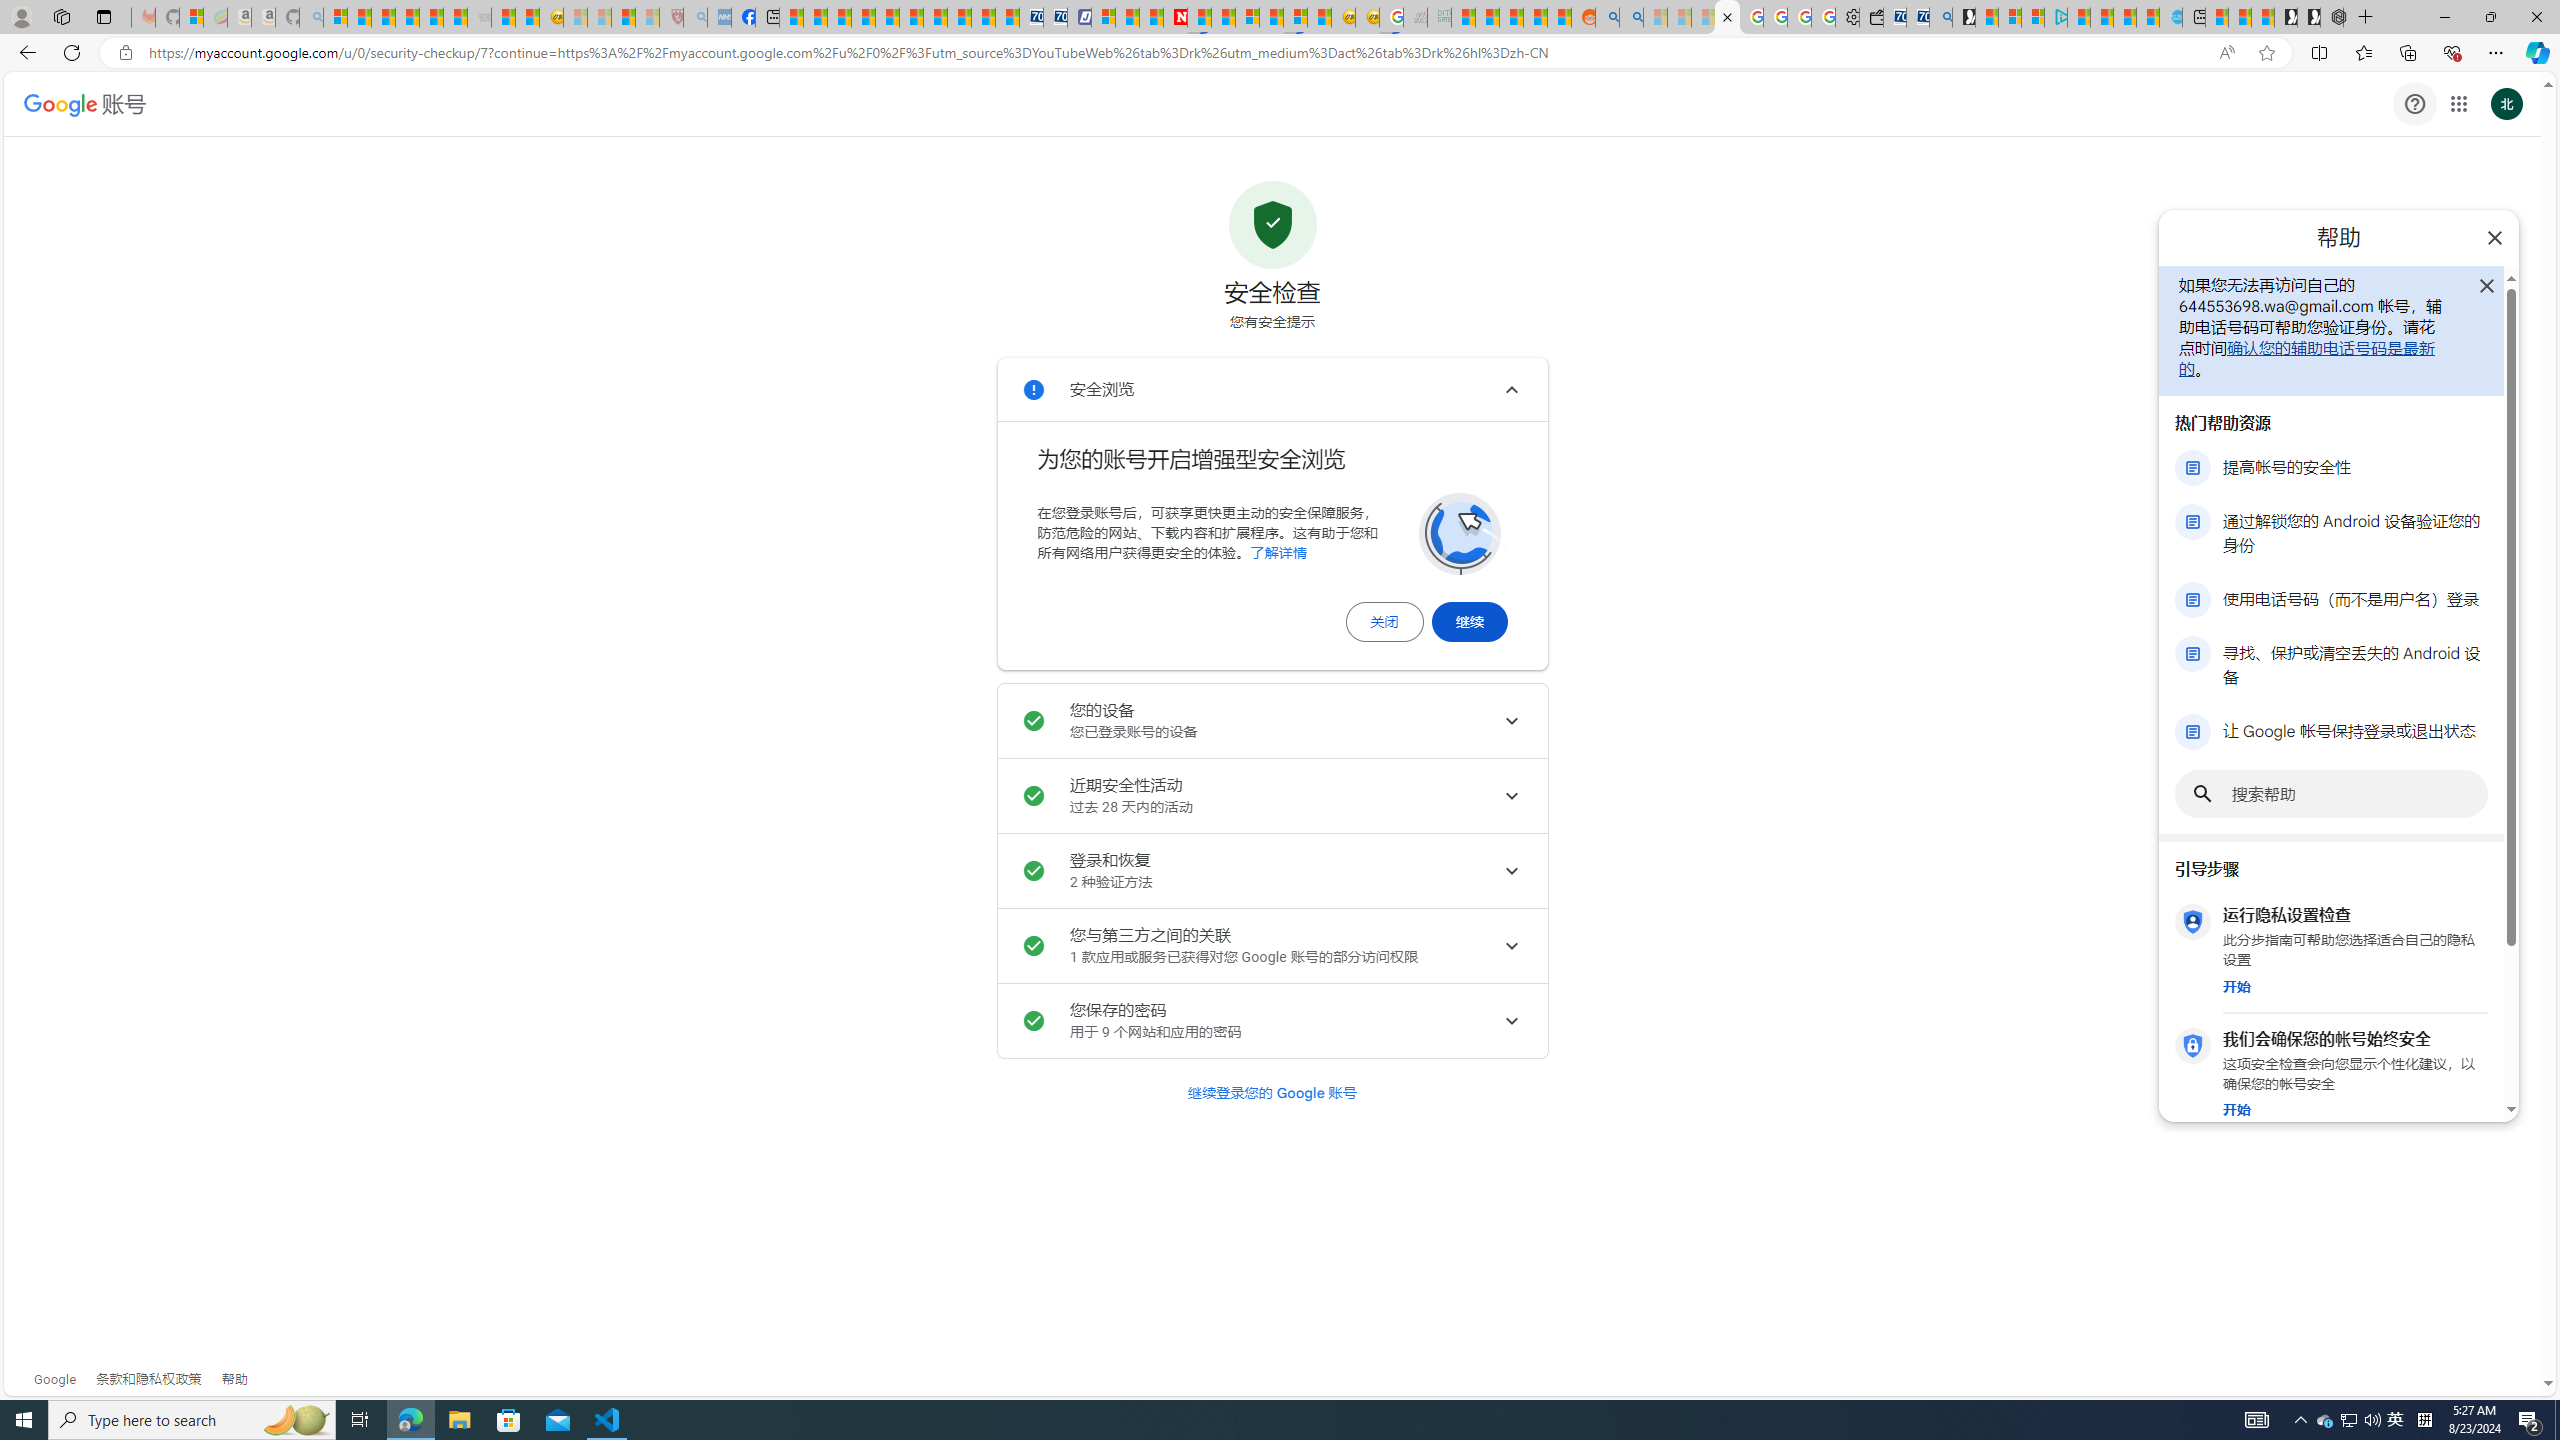 The height and width of the screenshot is (1440, 2560). I want to click on '14 Common Myths Debunked By Scientific Facts', so click(1222, 16).